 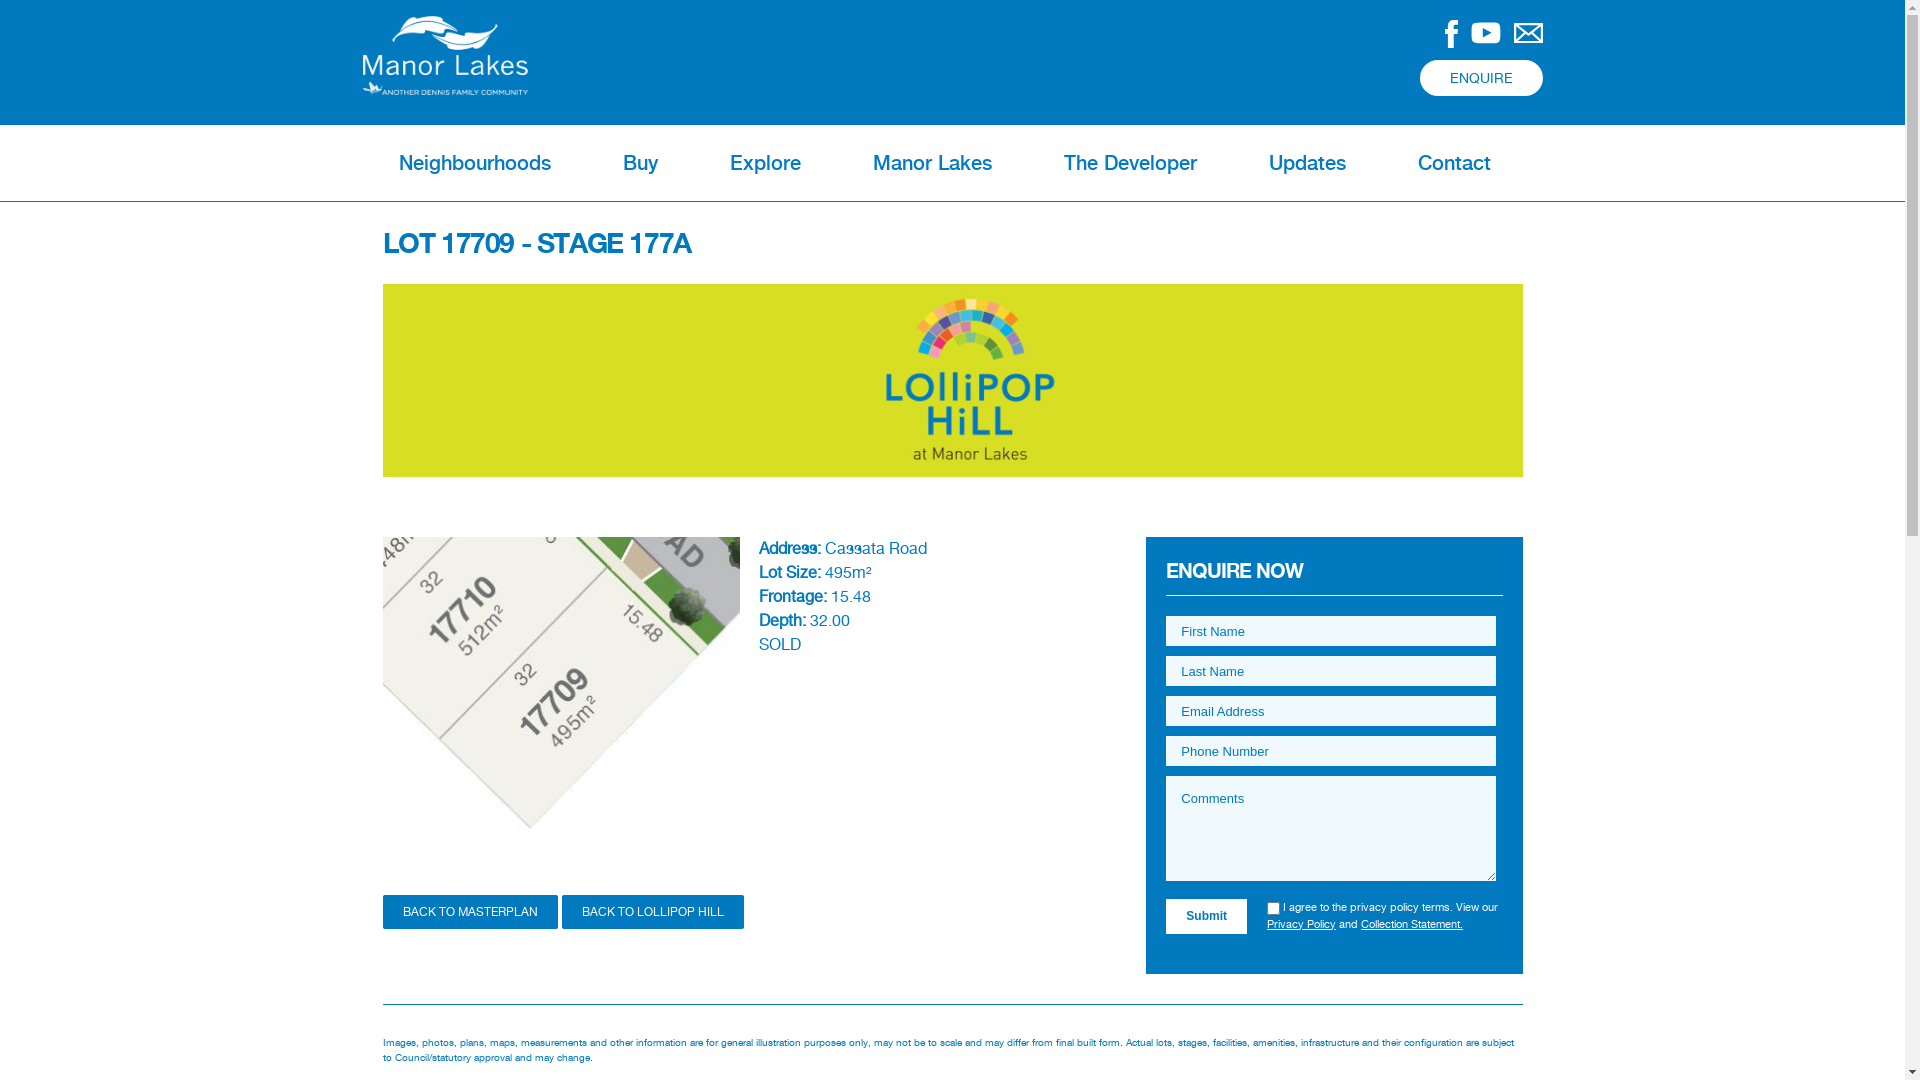 I want to click on 'Collection Statement.', so click(x=1410, y=924).